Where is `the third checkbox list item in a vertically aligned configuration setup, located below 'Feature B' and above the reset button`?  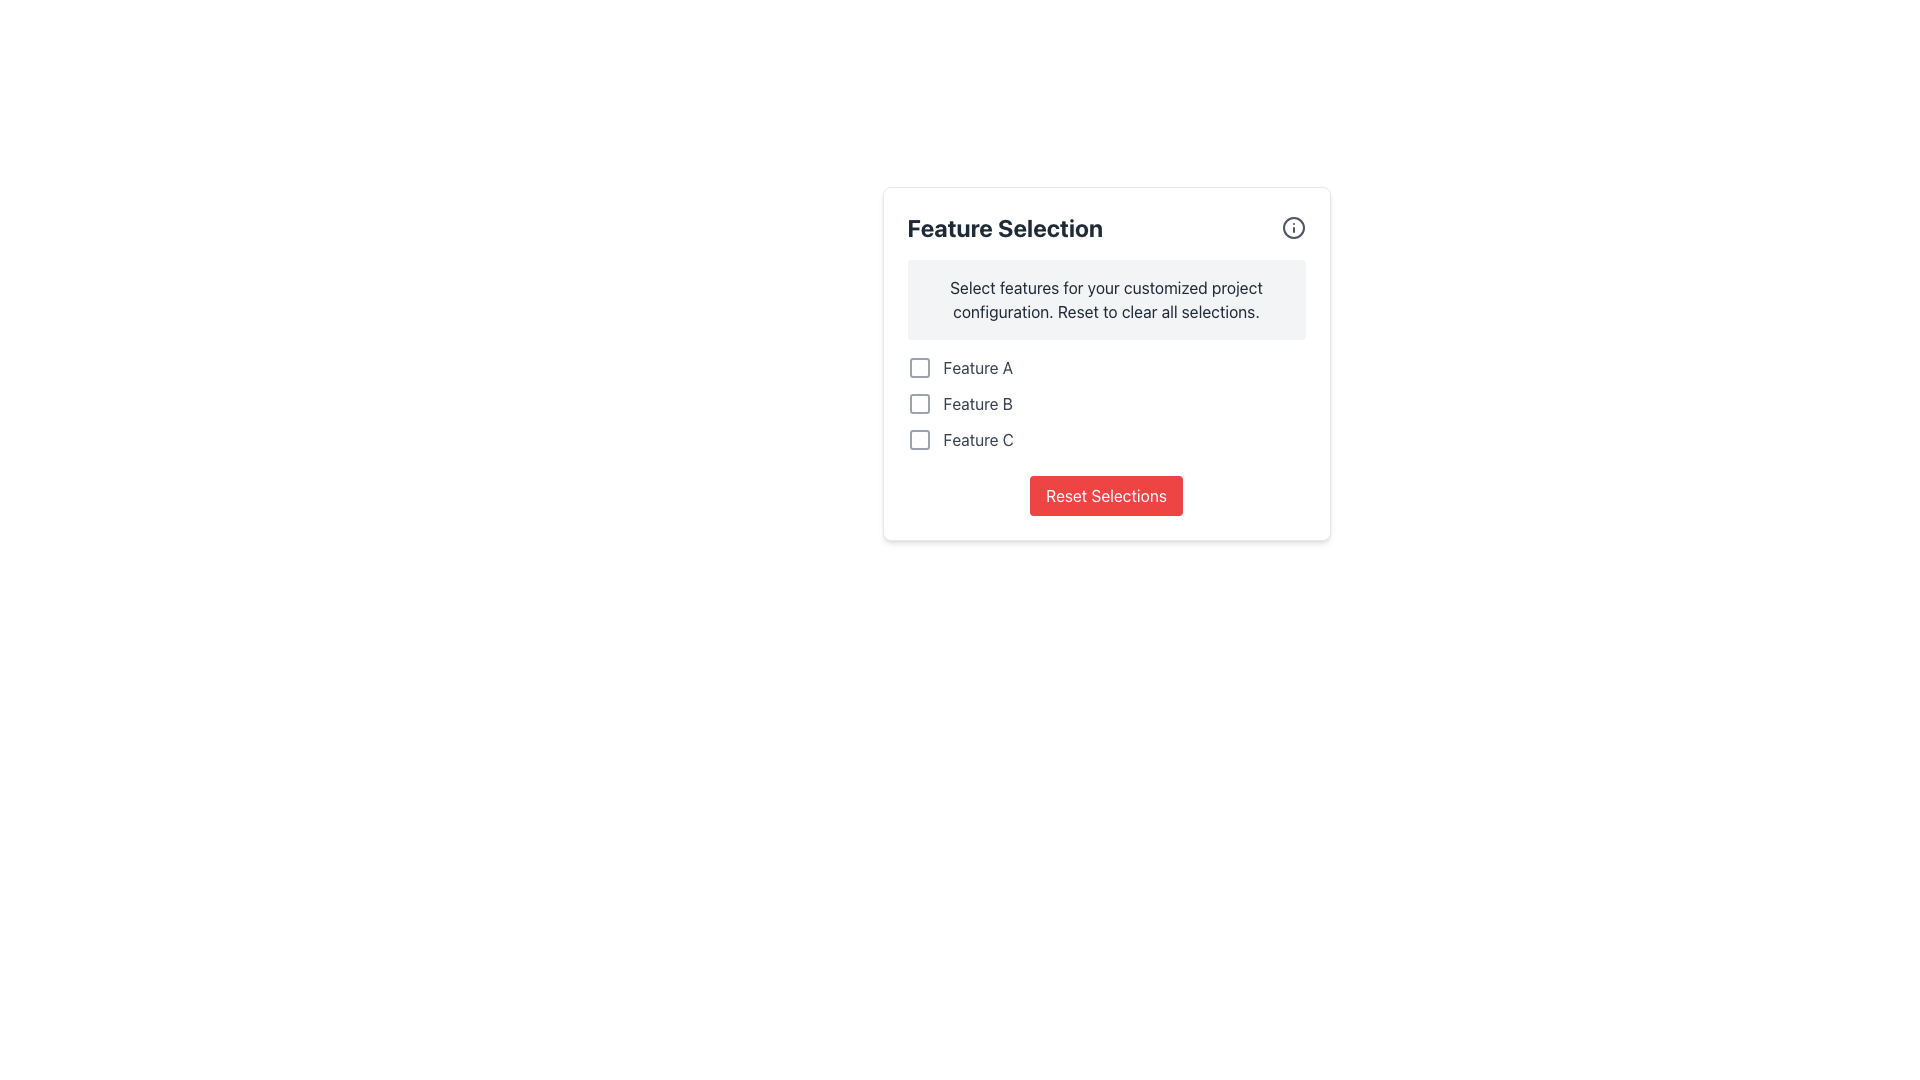 the third checkbox list item in a vertically aligned configuration setup, located below 'Feature B' and above the reset button is located at coordinates (1105, 438).